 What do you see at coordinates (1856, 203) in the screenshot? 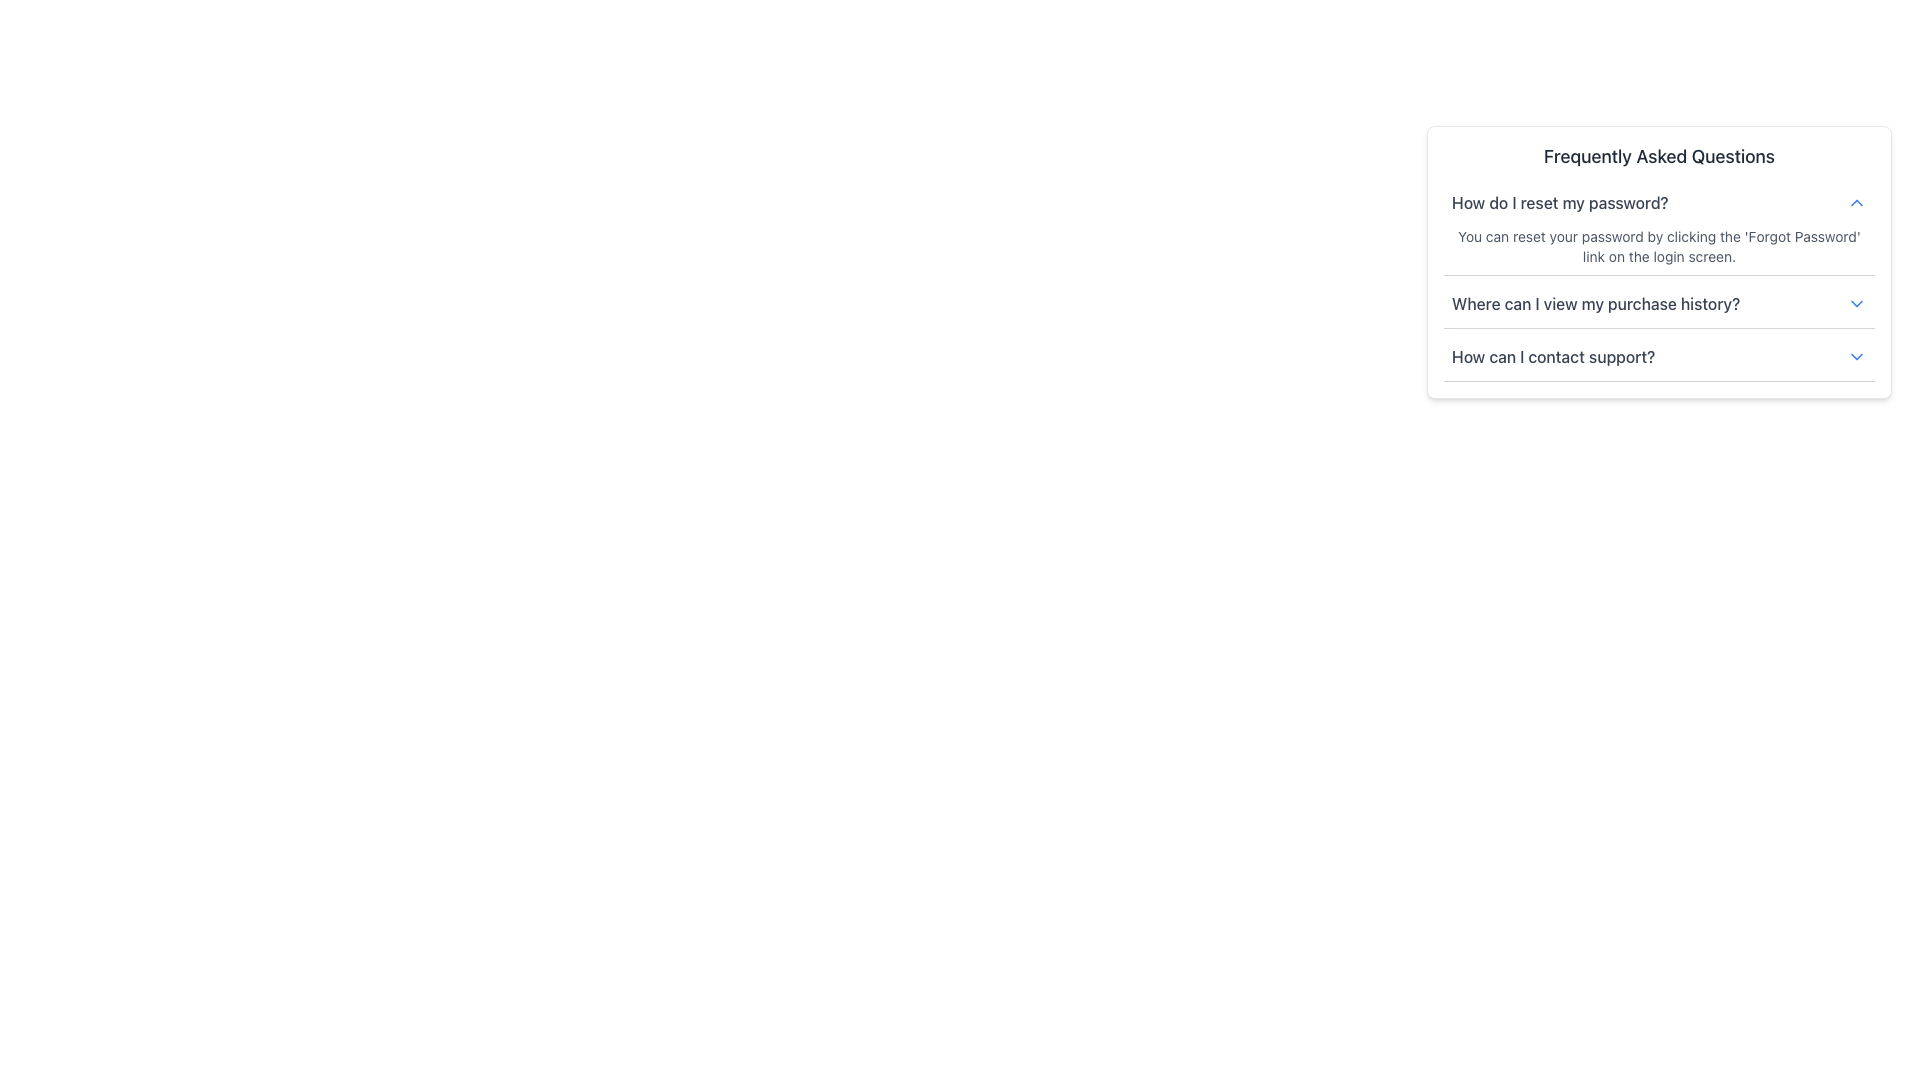
I see `the upward chevron icon styled in blue located on the right side of the FAQ header 'How do I reset my password?'` at bounding box center [1856, 203].